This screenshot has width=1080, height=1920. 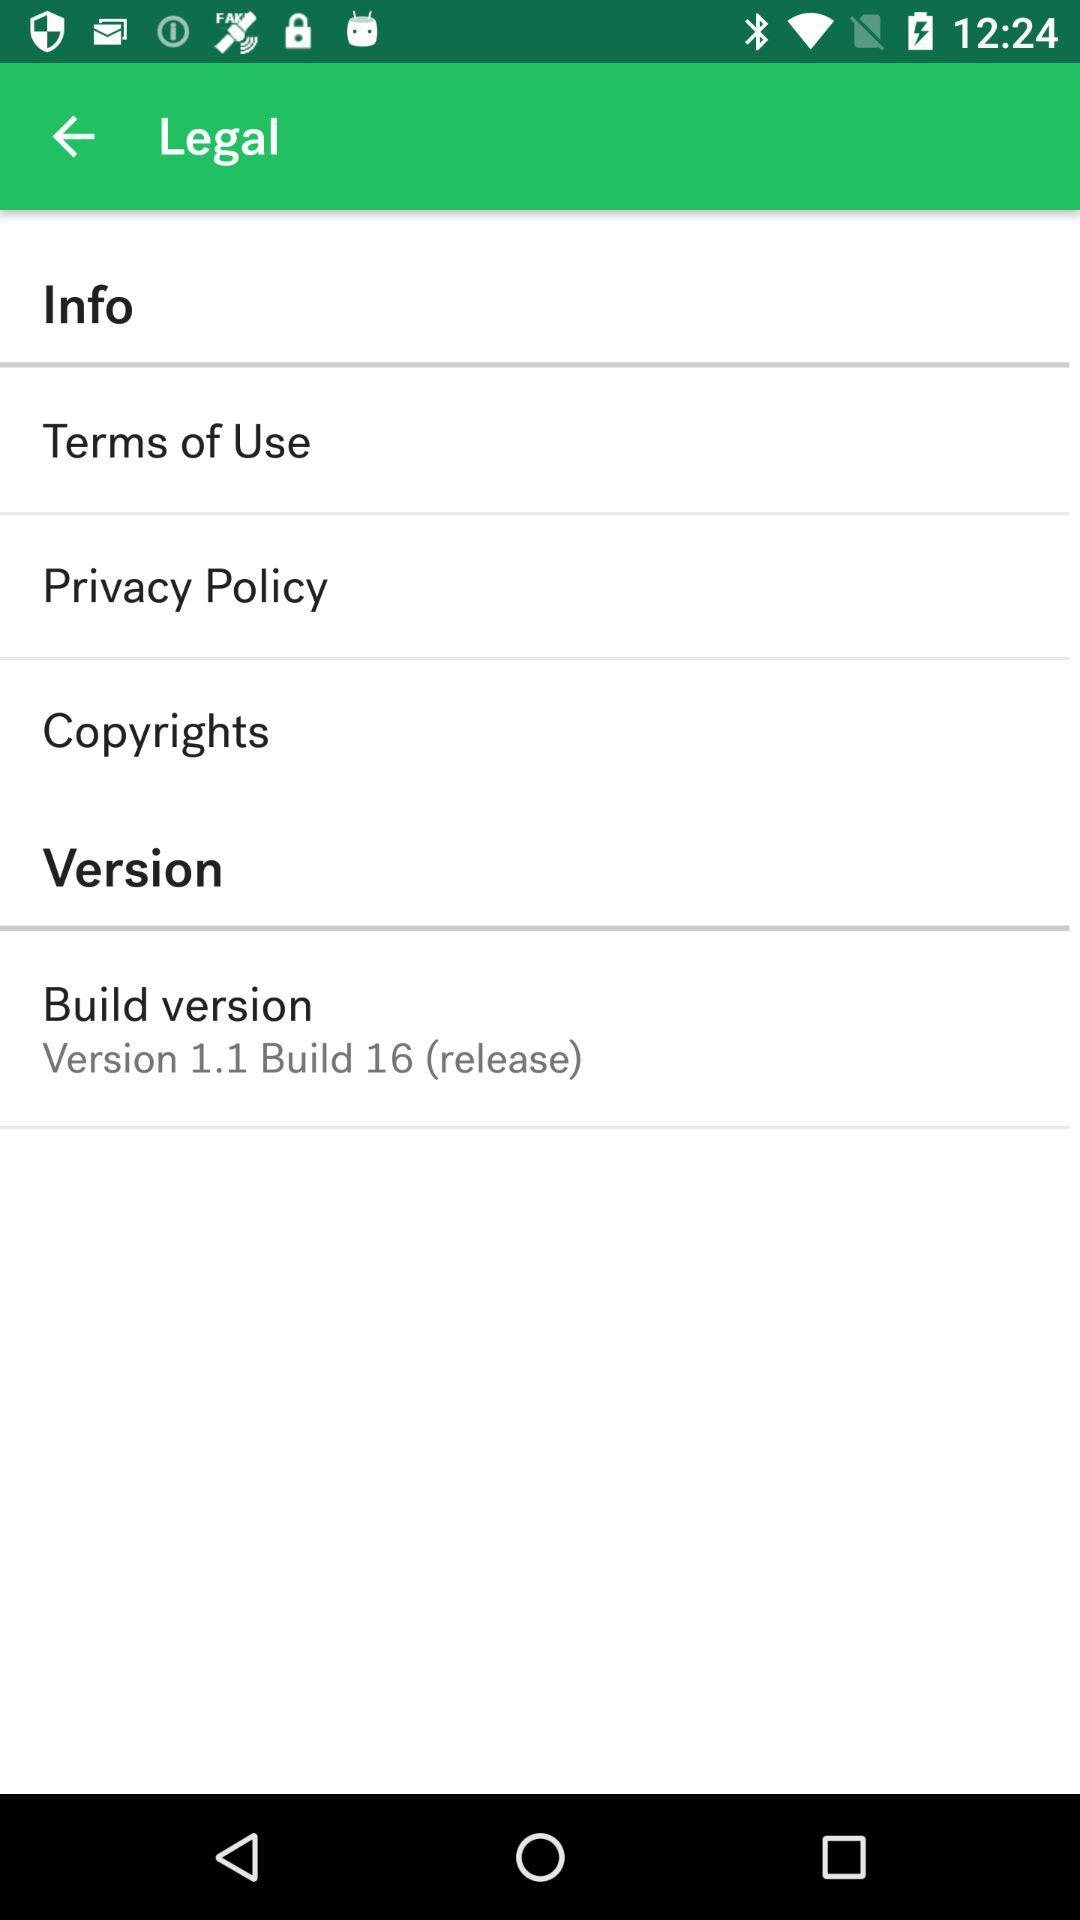 I want to click on the icon next to the legal, so click(x=72, y=135).